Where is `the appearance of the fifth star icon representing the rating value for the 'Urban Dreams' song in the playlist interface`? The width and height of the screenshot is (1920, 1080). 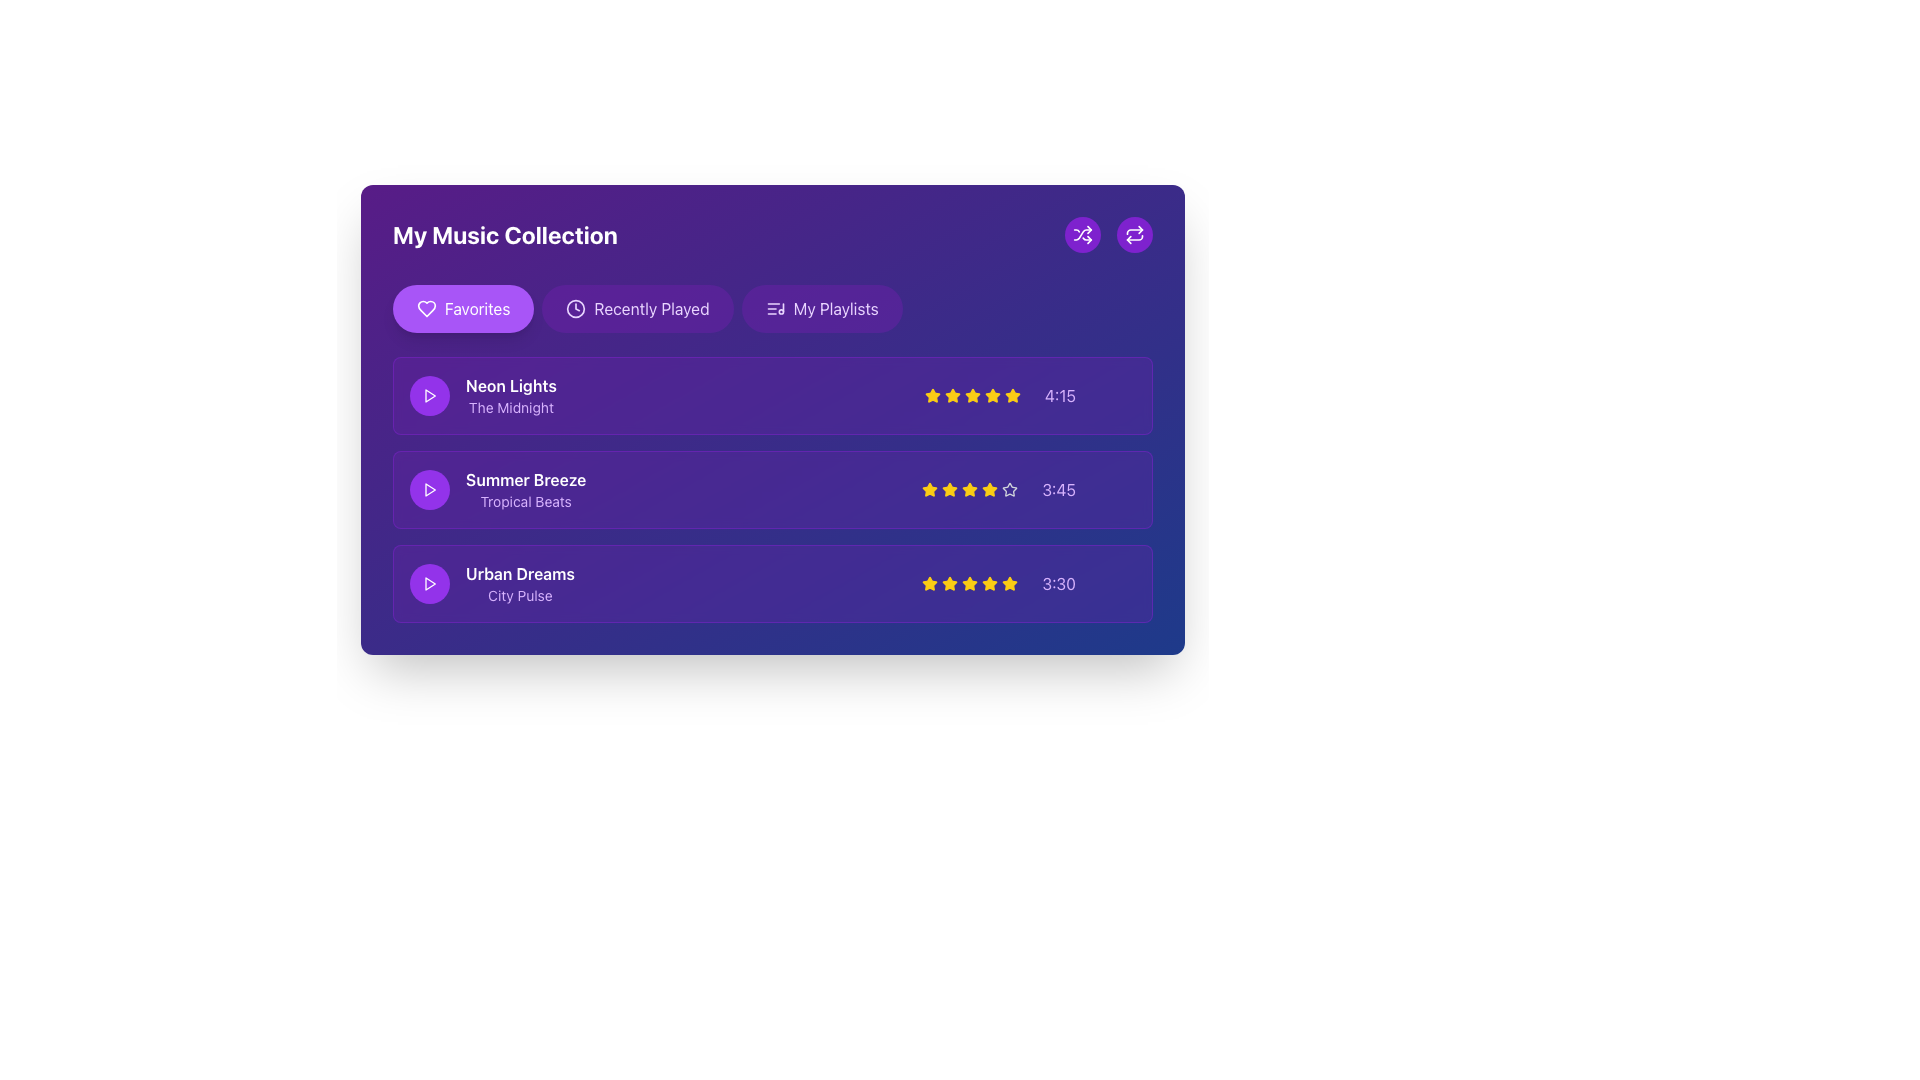
the appearance of the fifth star icon representing the rating value for the 'Urban Dreams' song in the playlist interface is located at coordinates (990, 583).